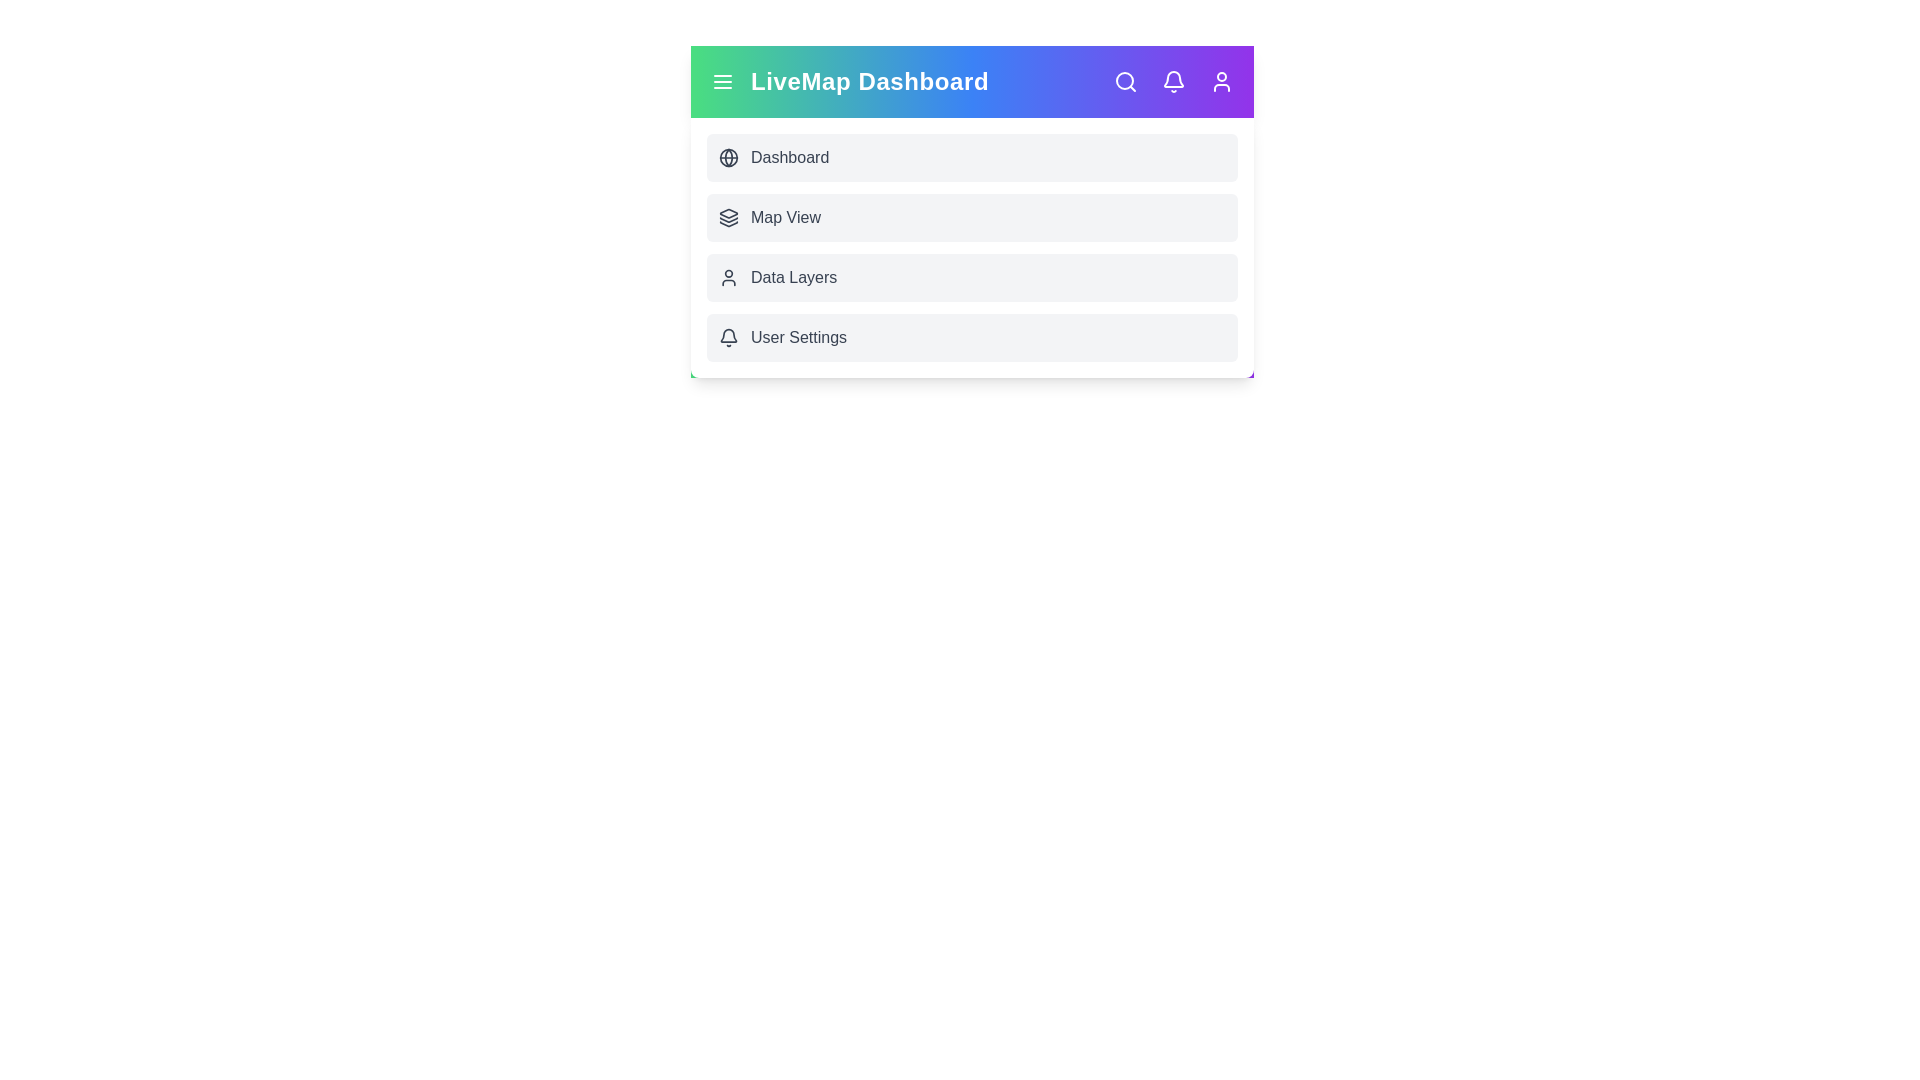  What do you see at coordinates (722, 80) in the screenshot?
I see `the menu icon to toggle the menu visibility` at bounding box center [722, 80].